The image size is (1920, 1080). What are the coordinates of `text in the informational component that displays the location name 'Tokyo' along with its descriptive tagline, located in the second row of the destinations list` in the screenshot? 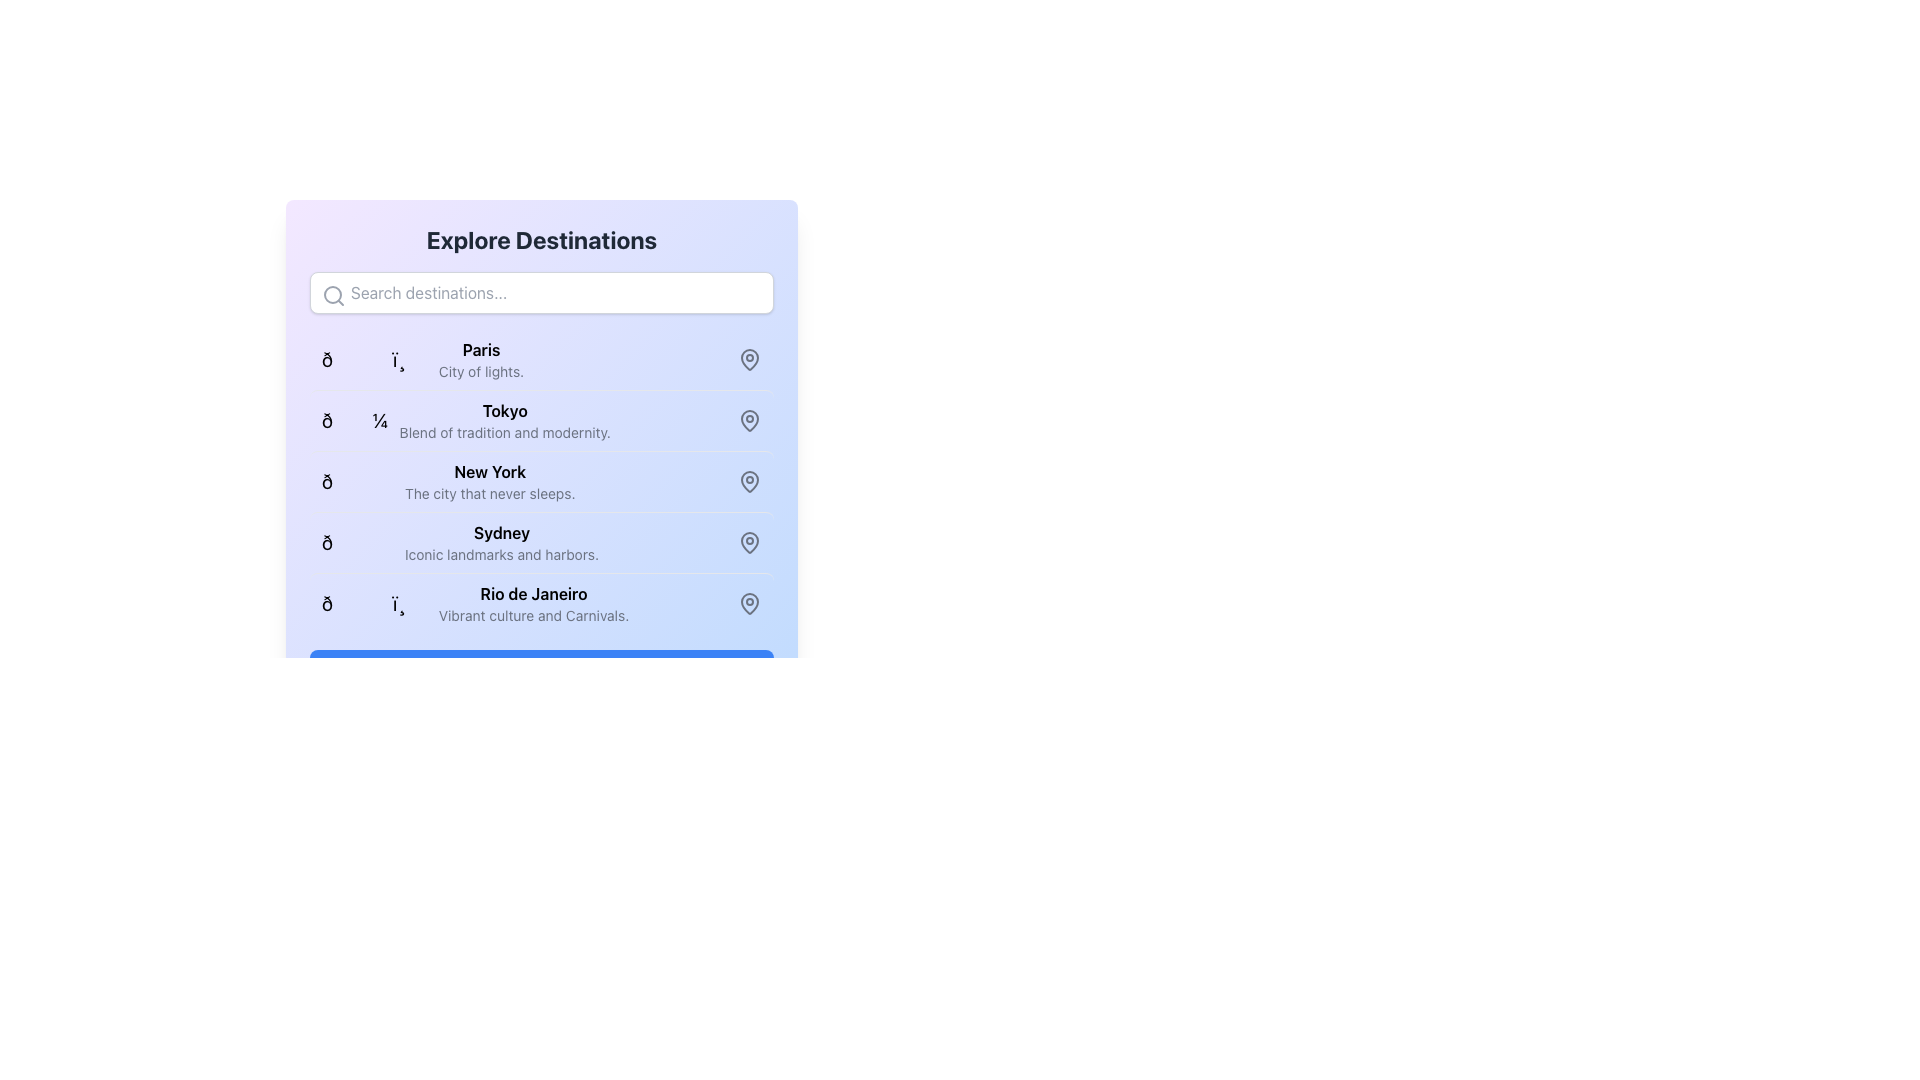 It's located at (505, 419).